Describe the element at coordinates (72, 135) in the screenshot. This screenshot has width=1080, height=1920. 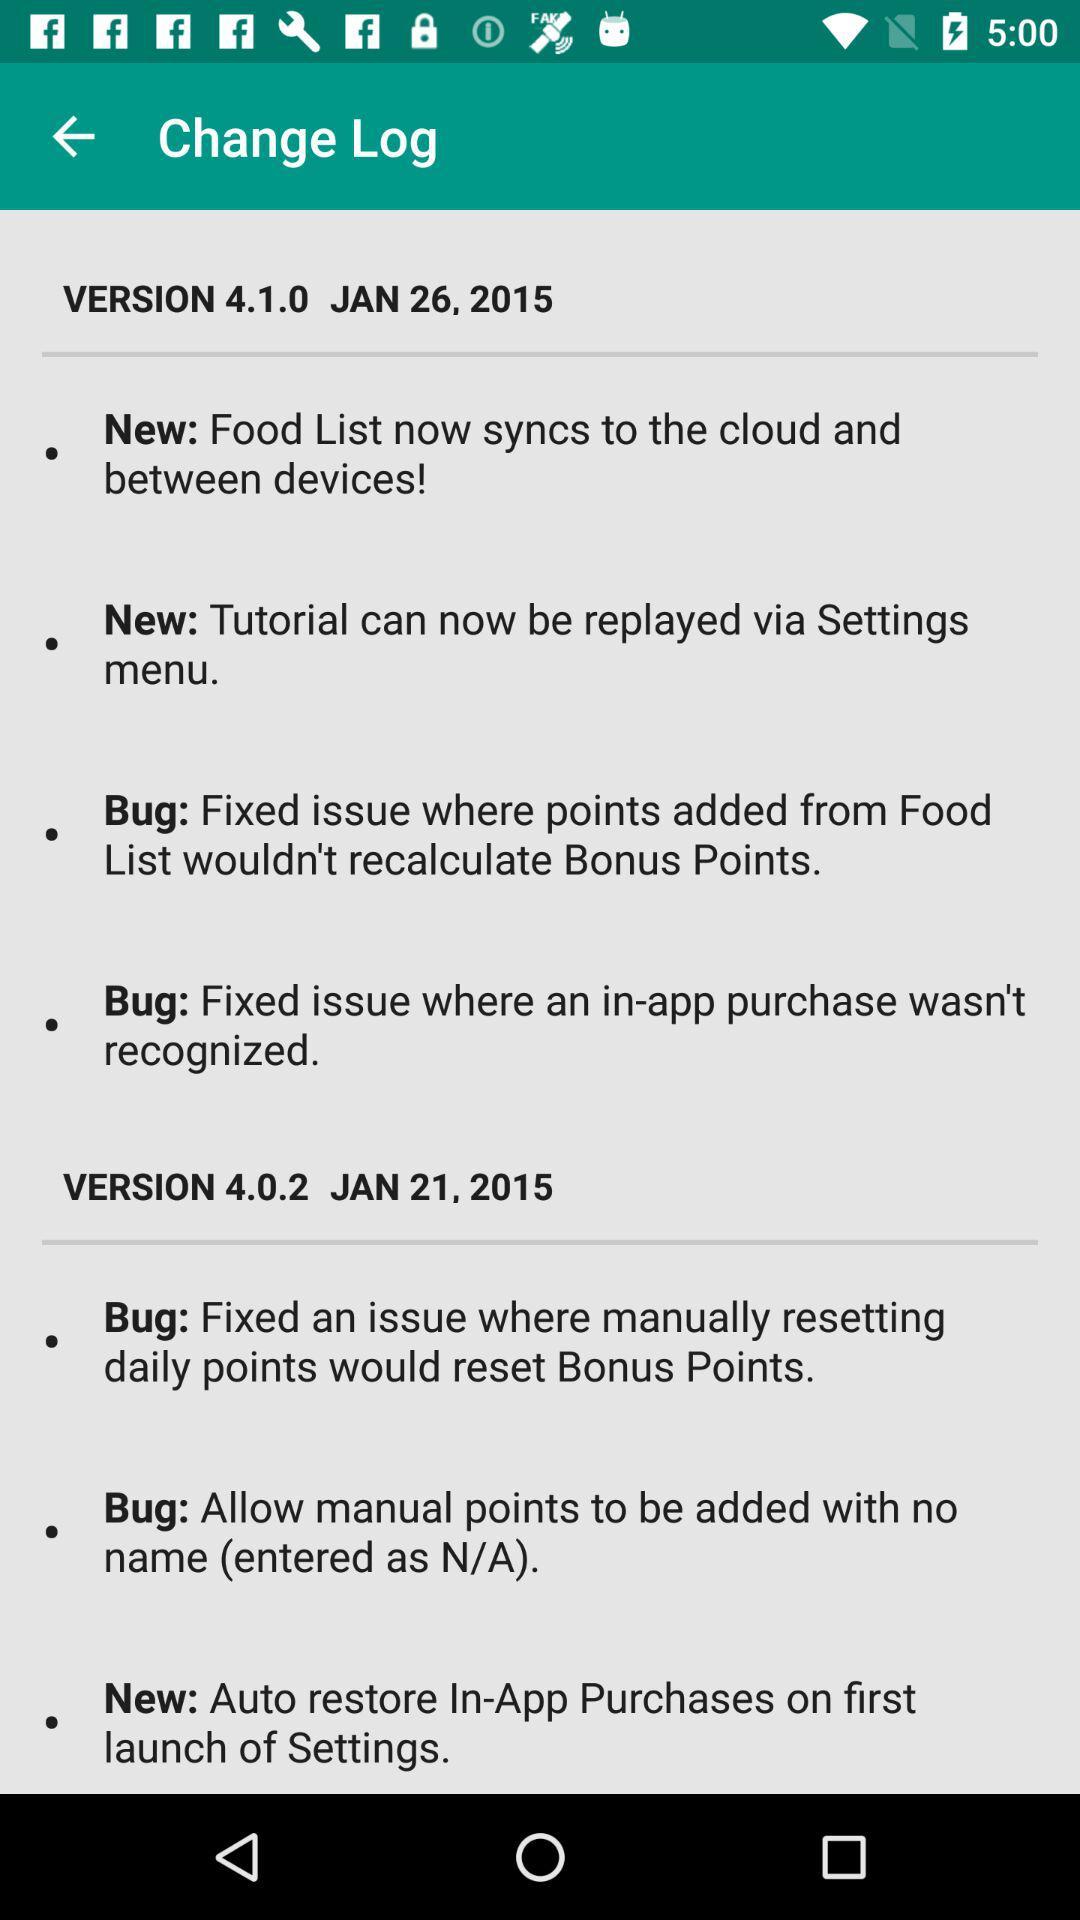
I see `item next to change log` at that location.